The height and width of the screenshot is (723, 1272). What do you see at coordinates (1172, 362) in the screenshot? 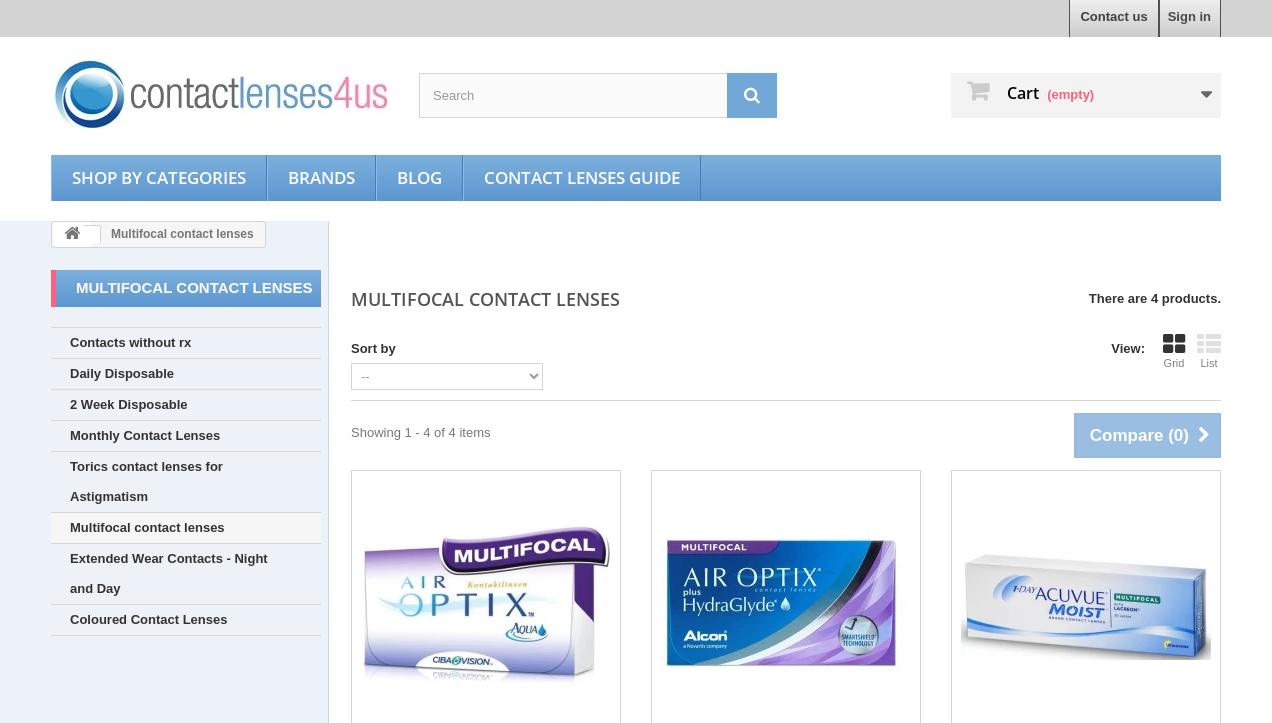
I see `'Grid'` at bounding box center [1172, 362].